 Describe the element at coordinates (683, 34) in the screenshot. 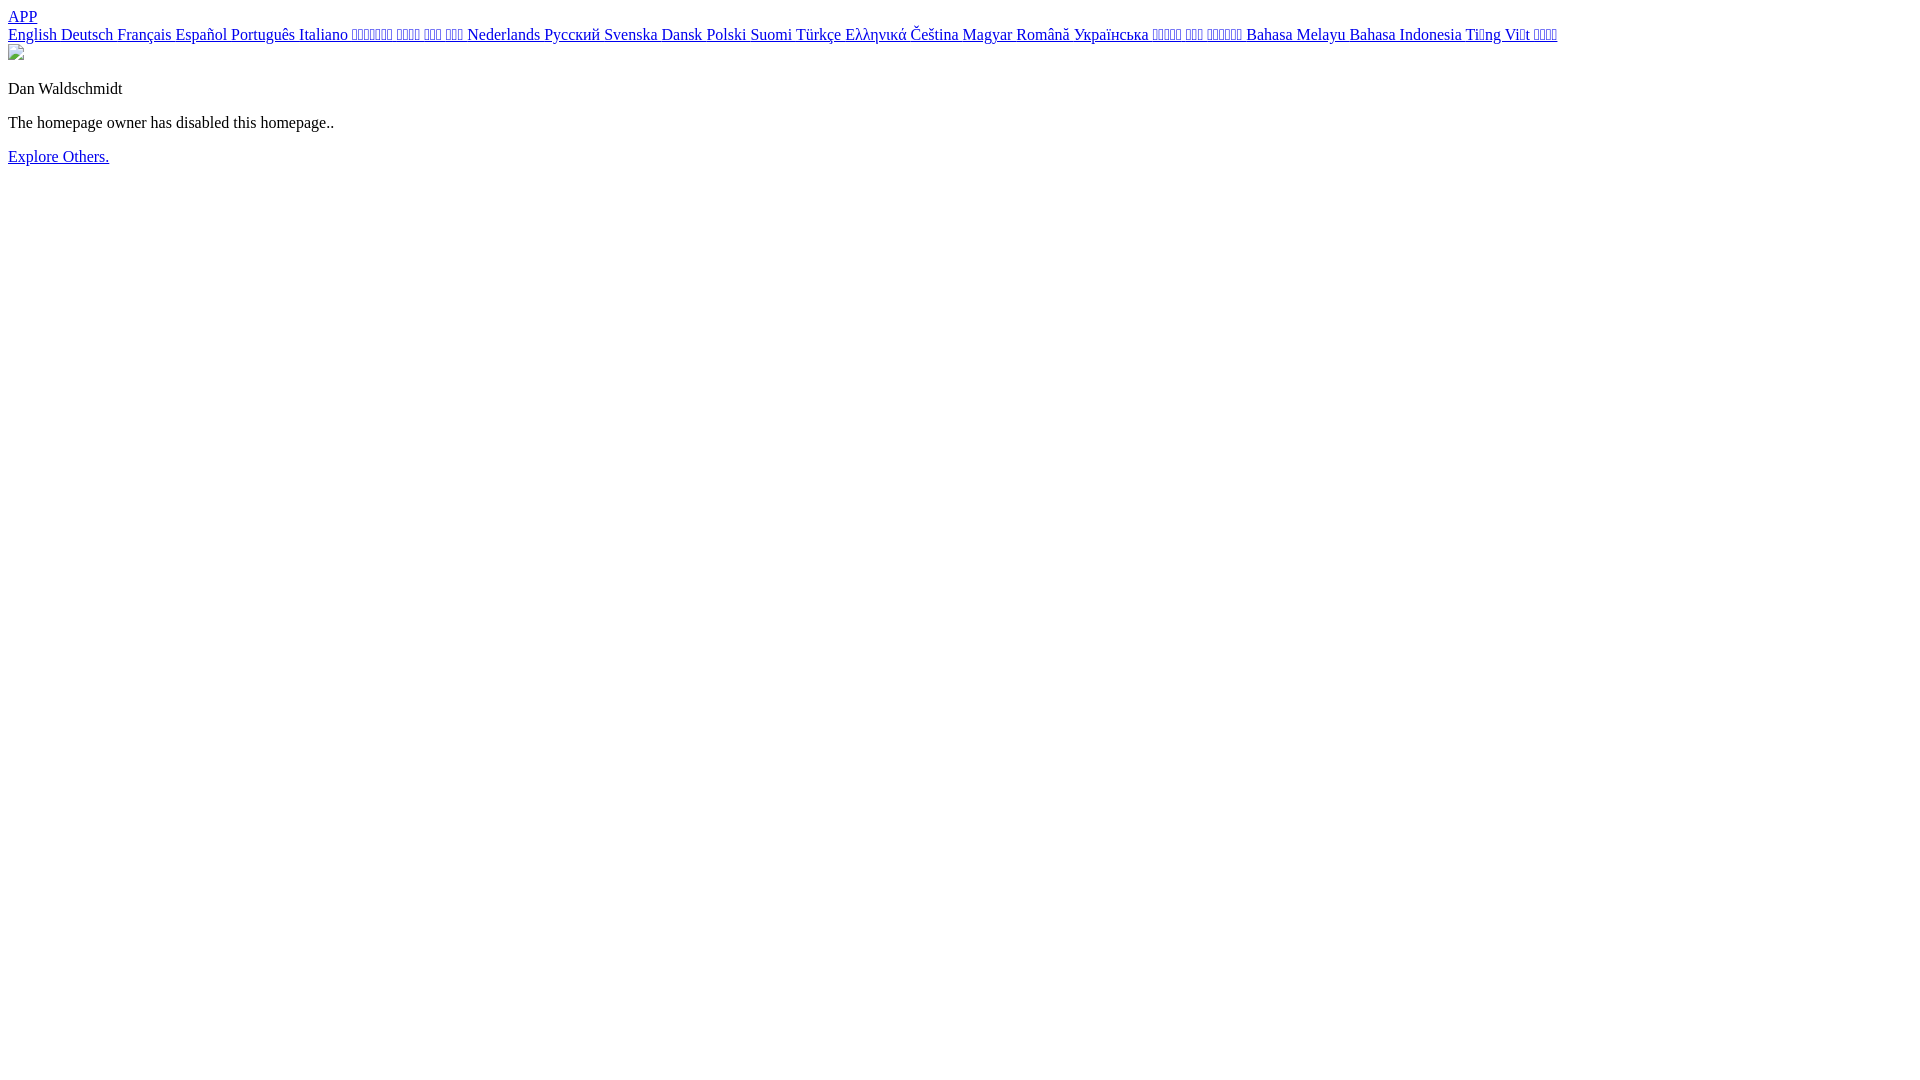

I see `'Dansk'` at that location.